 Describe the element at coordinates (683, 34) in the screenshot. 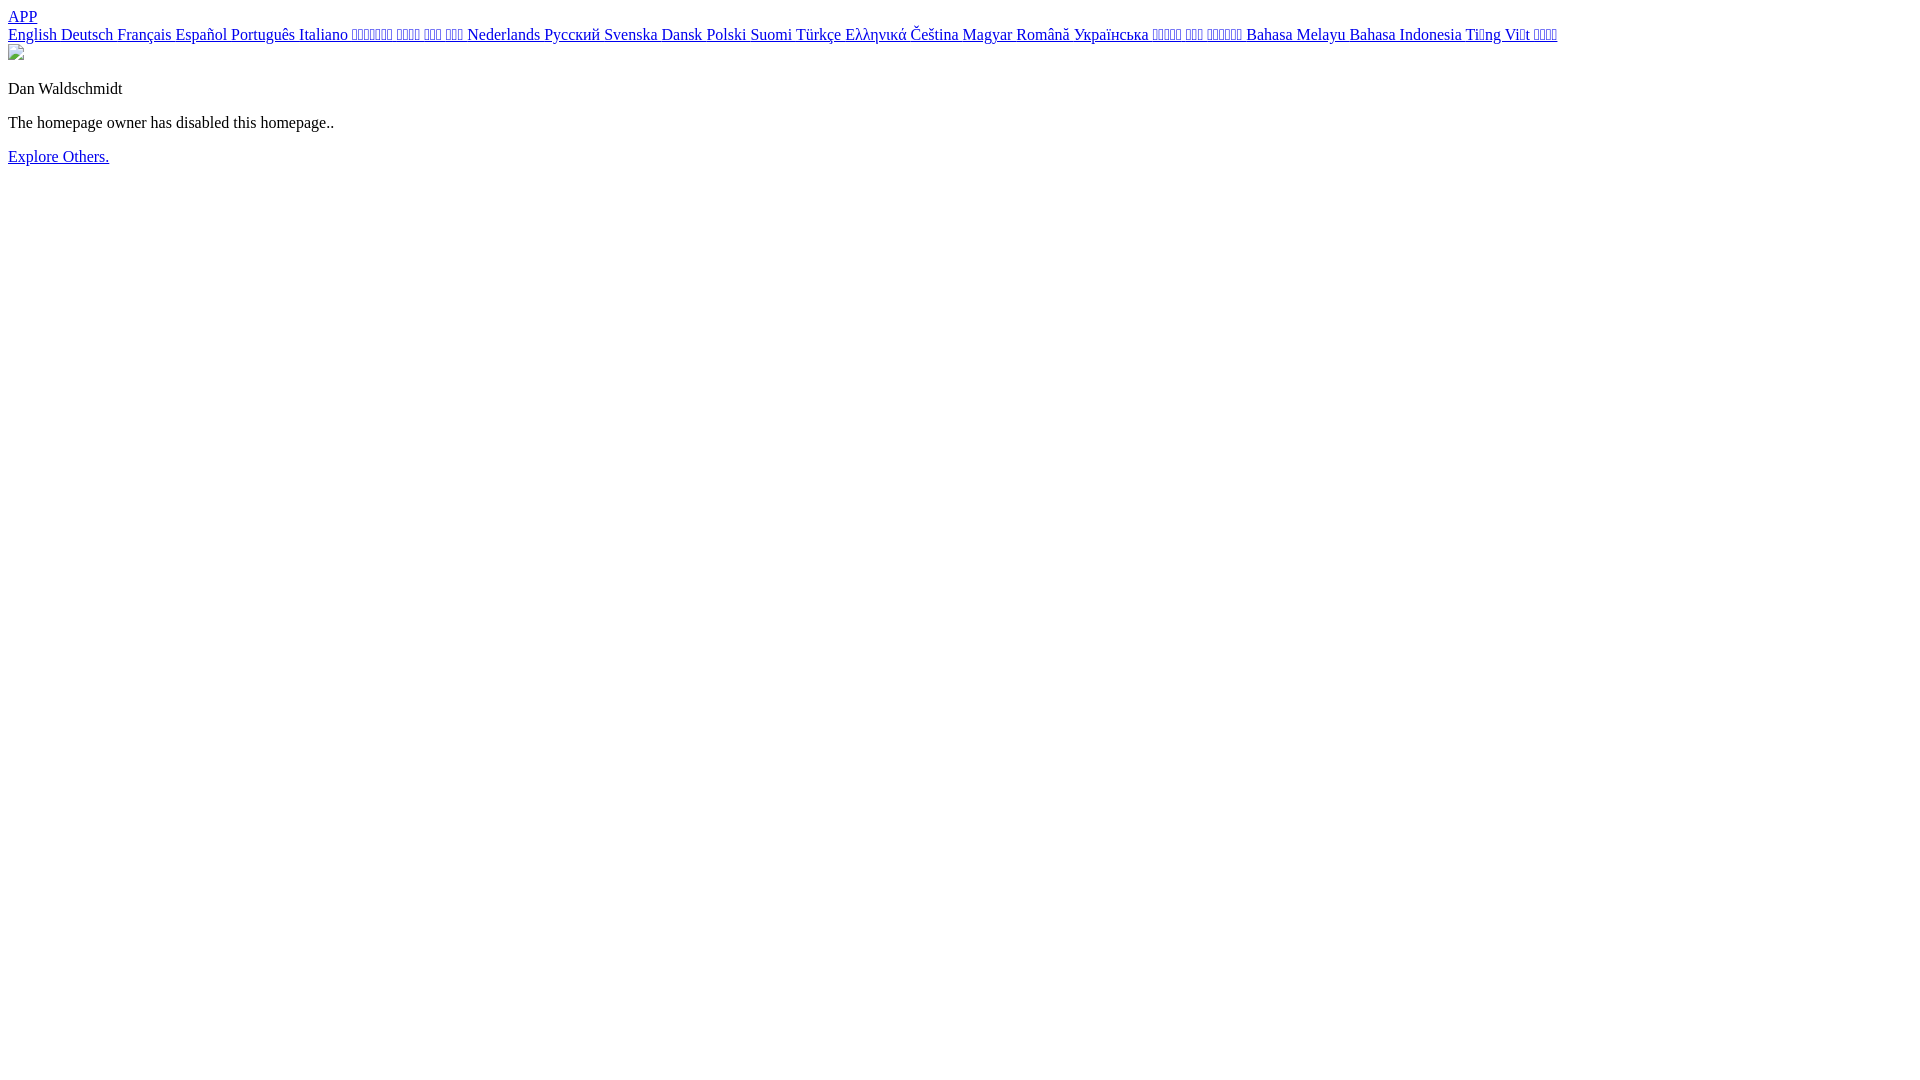

I see `'Dansk'` at that location.